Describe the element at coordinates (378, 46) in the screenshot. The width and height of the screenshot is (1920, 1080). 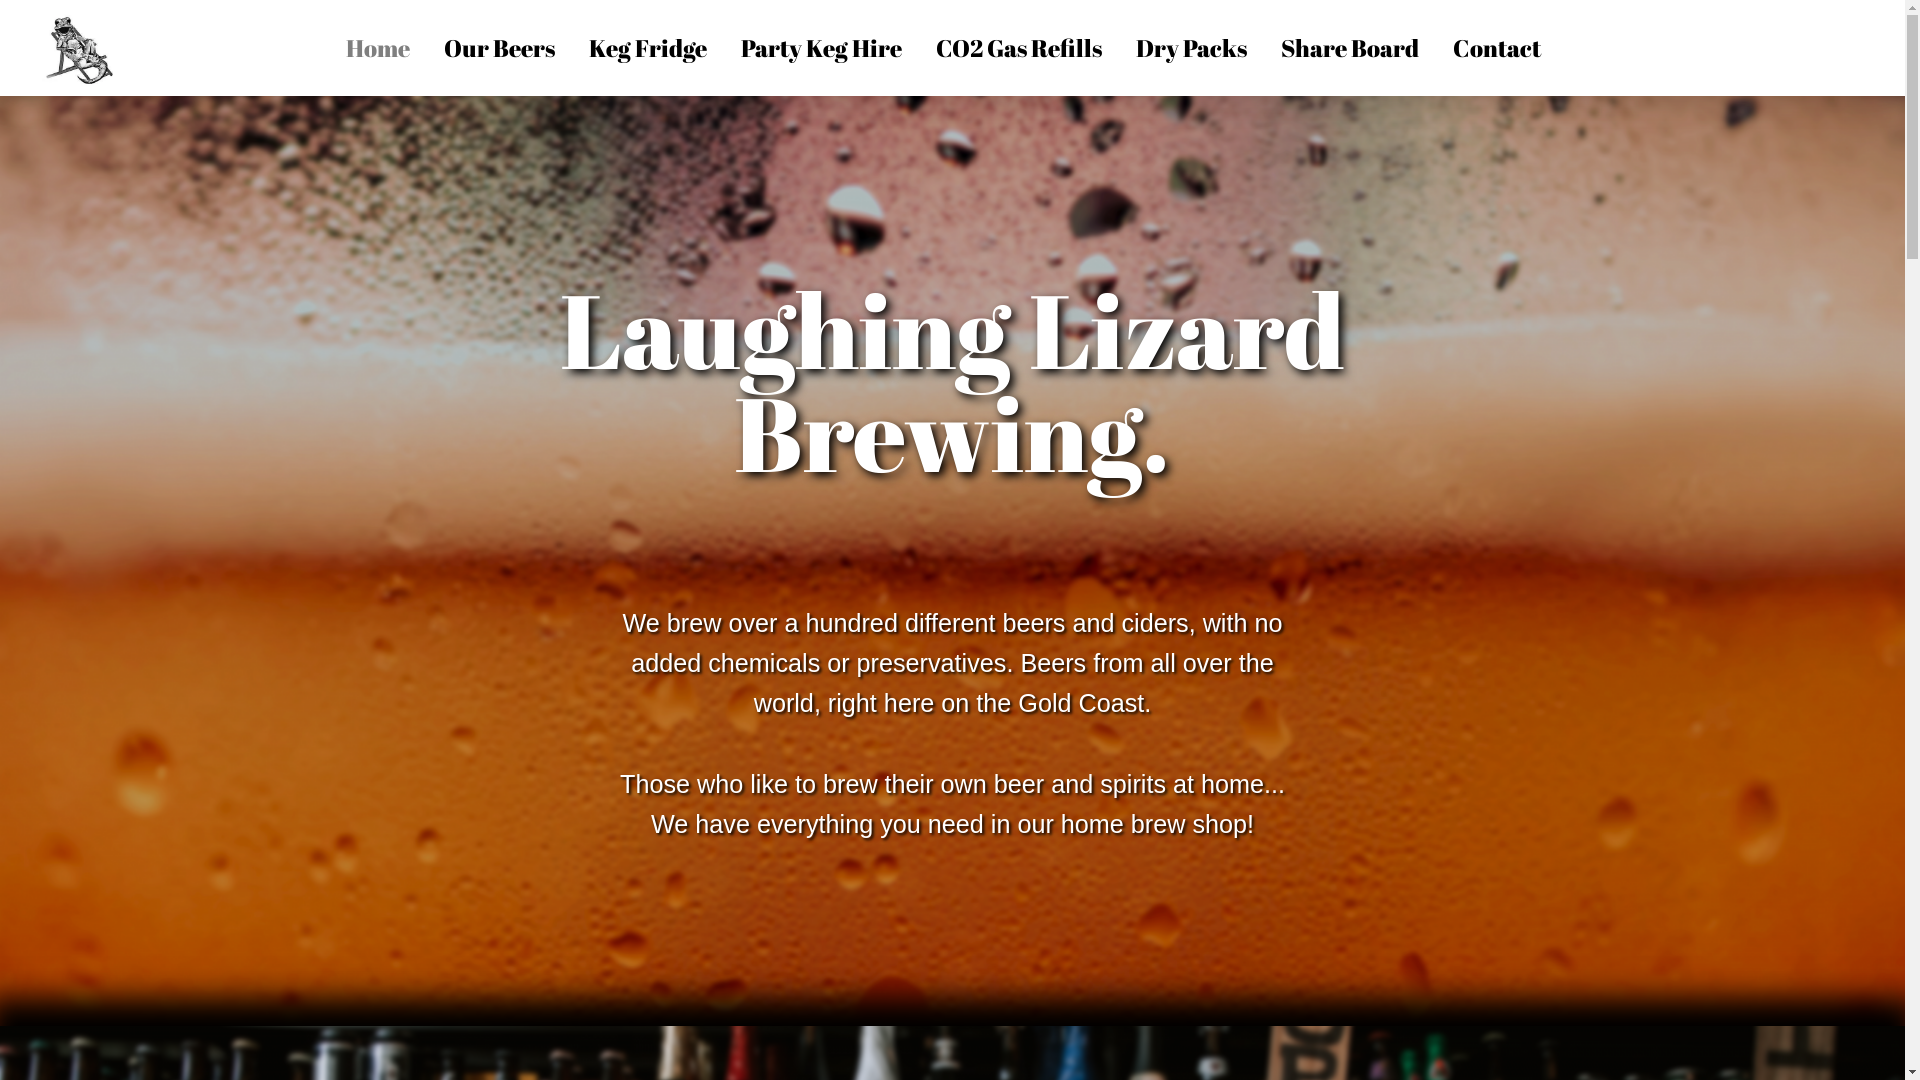
I see `'Home'` at that location.